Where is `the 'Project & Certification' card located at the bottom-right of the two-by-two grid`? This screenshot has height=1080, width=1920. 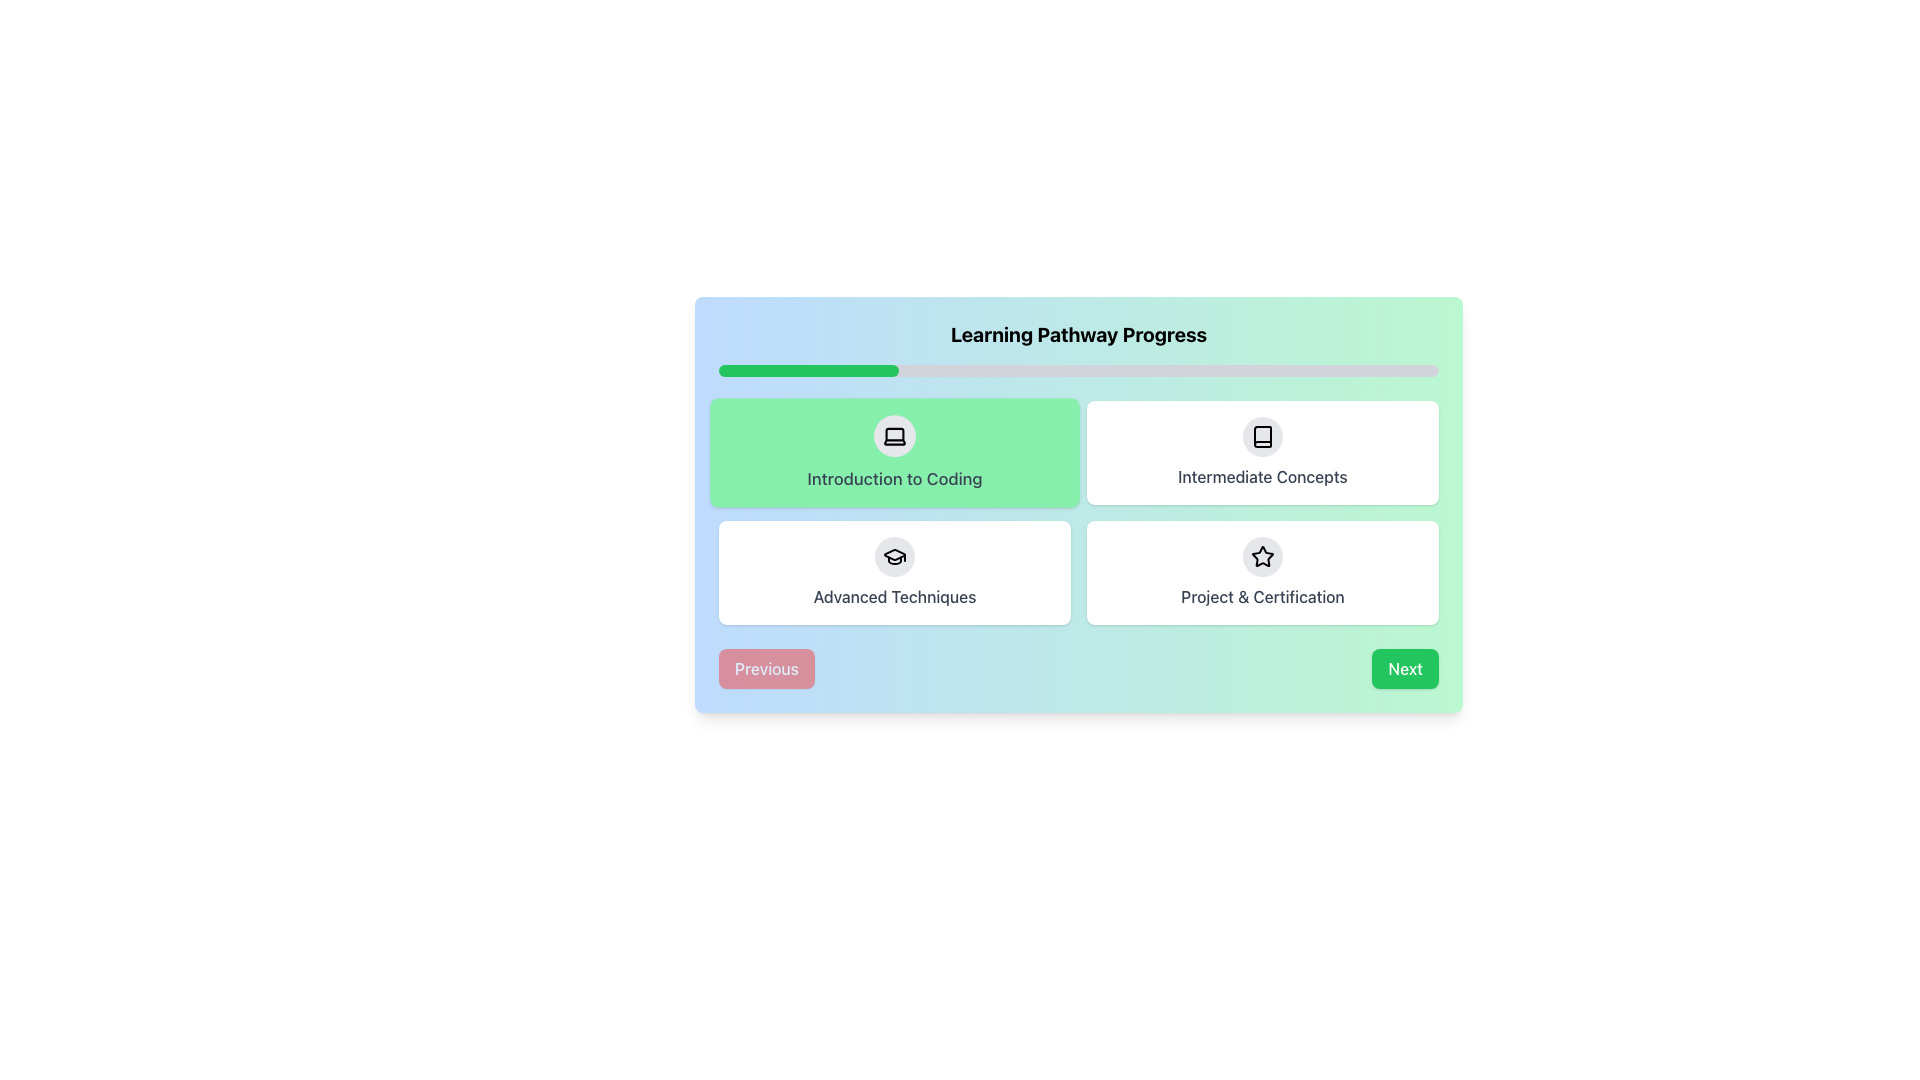 the 'Project & Certification' card located at the bottom-right of the two-by-two grid is located at coordinates (1261, 573).